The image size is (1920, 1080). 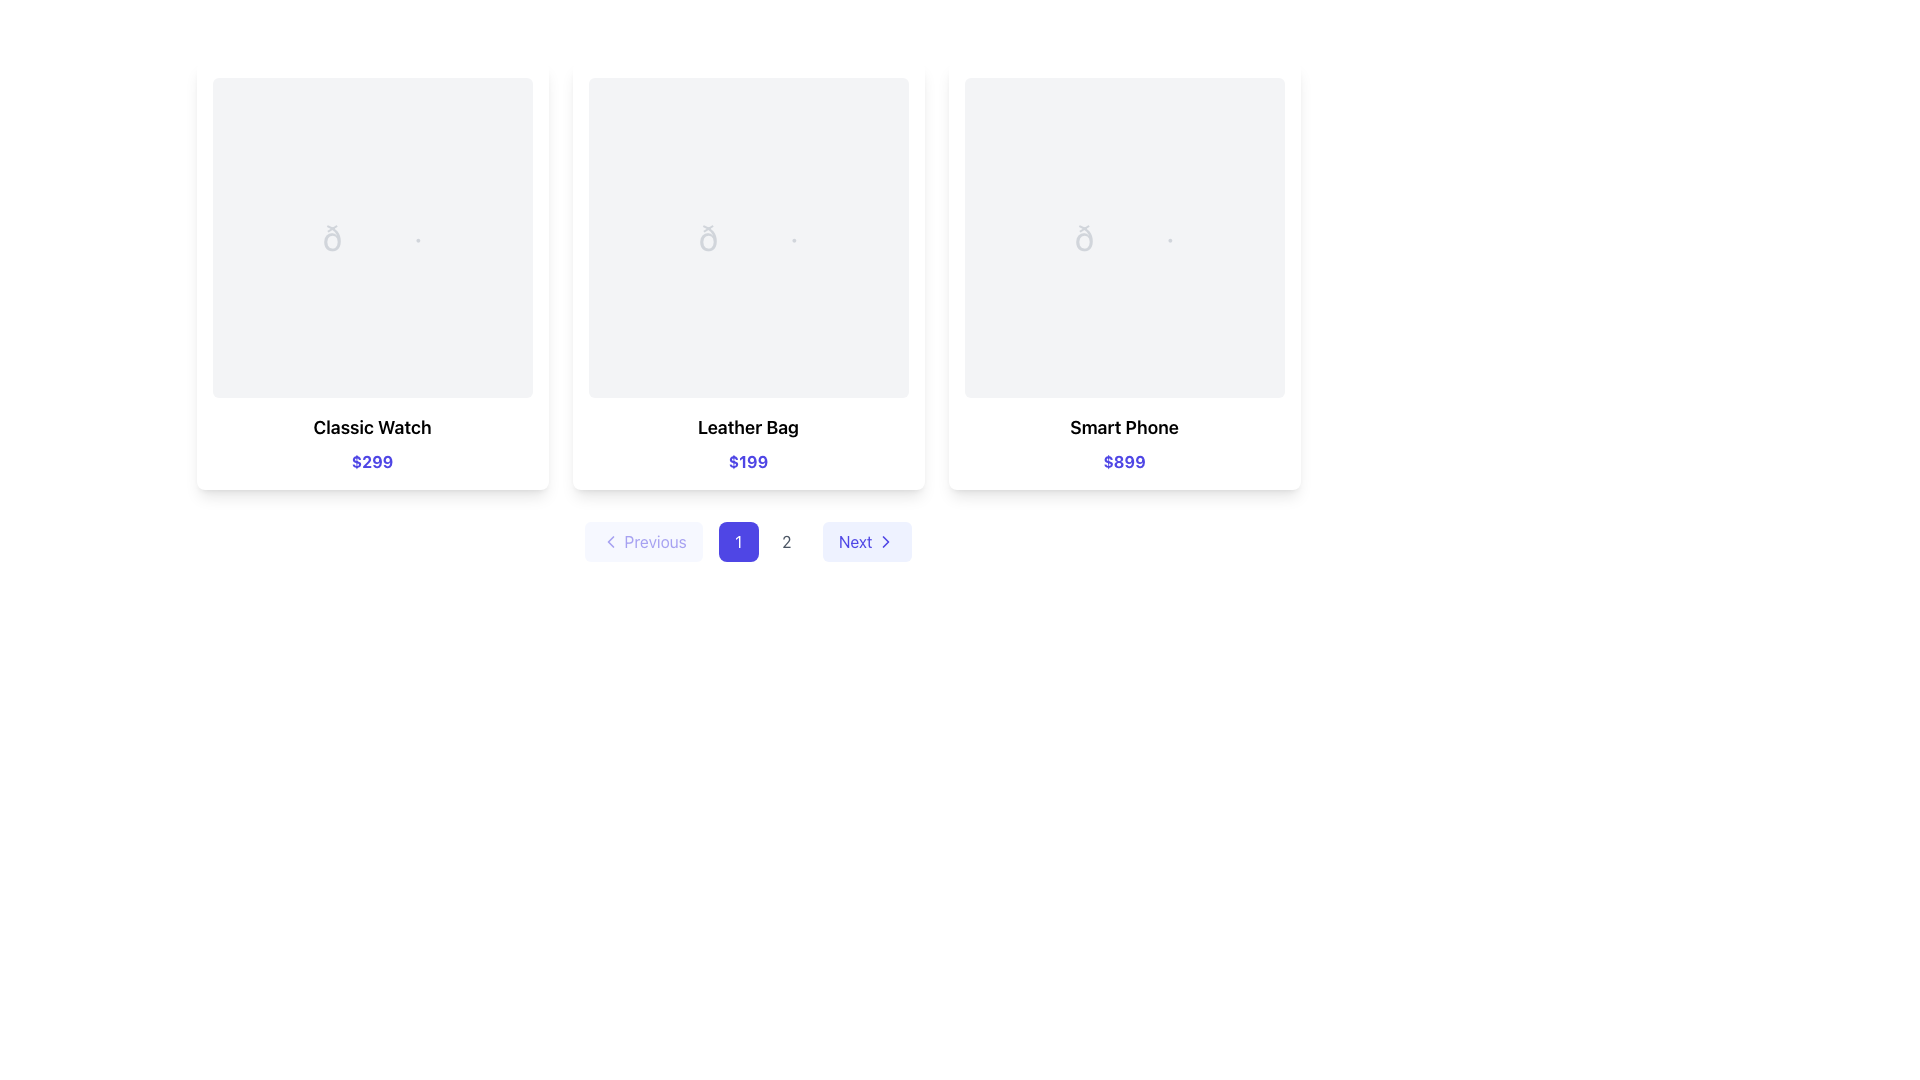 What do you see at coordinates (885, 542) in the screenshot?
I see `the Chevron icon which indicates forward navigation in the pagination section, located to the right of the 'Next' button` at bounding box center [885, 542].